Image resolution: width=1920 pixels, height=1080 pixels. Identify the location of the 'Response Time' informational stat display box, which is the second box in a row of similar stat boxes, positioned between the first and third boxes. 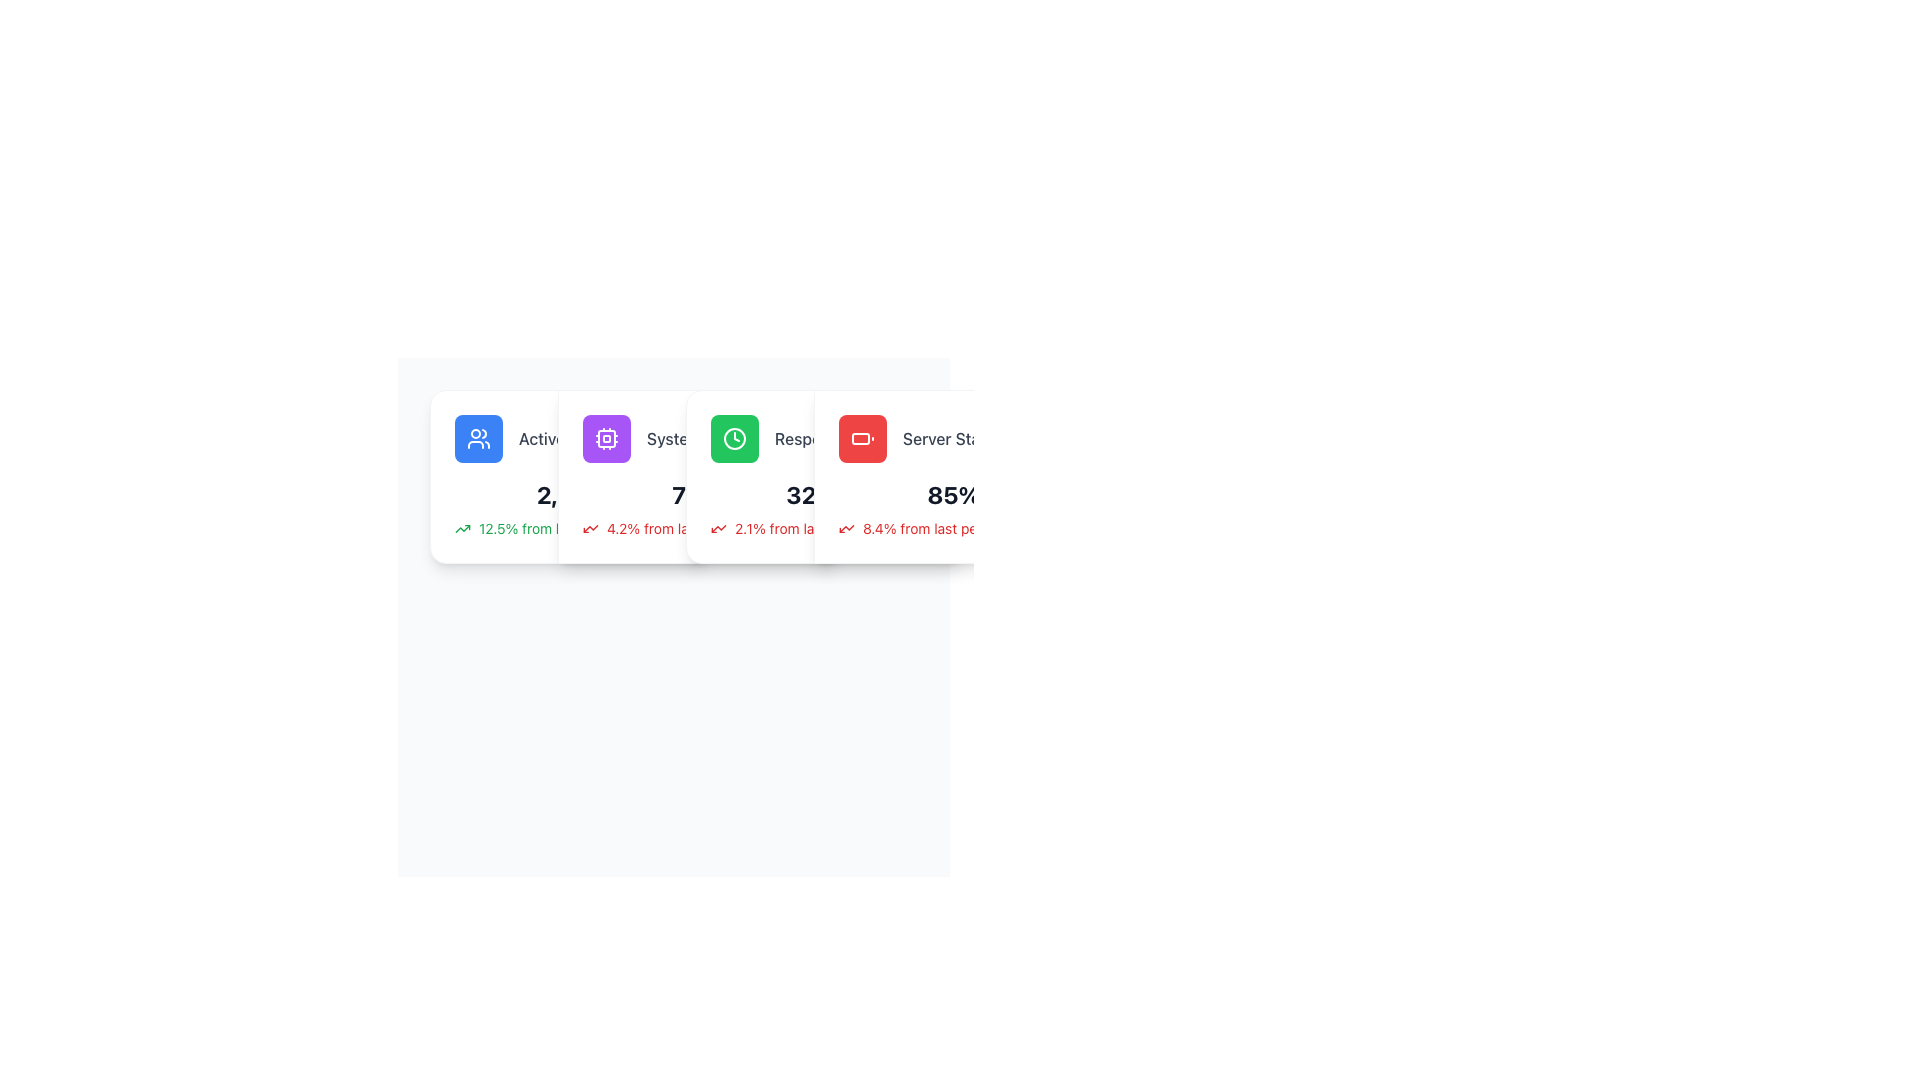
(825, 438).